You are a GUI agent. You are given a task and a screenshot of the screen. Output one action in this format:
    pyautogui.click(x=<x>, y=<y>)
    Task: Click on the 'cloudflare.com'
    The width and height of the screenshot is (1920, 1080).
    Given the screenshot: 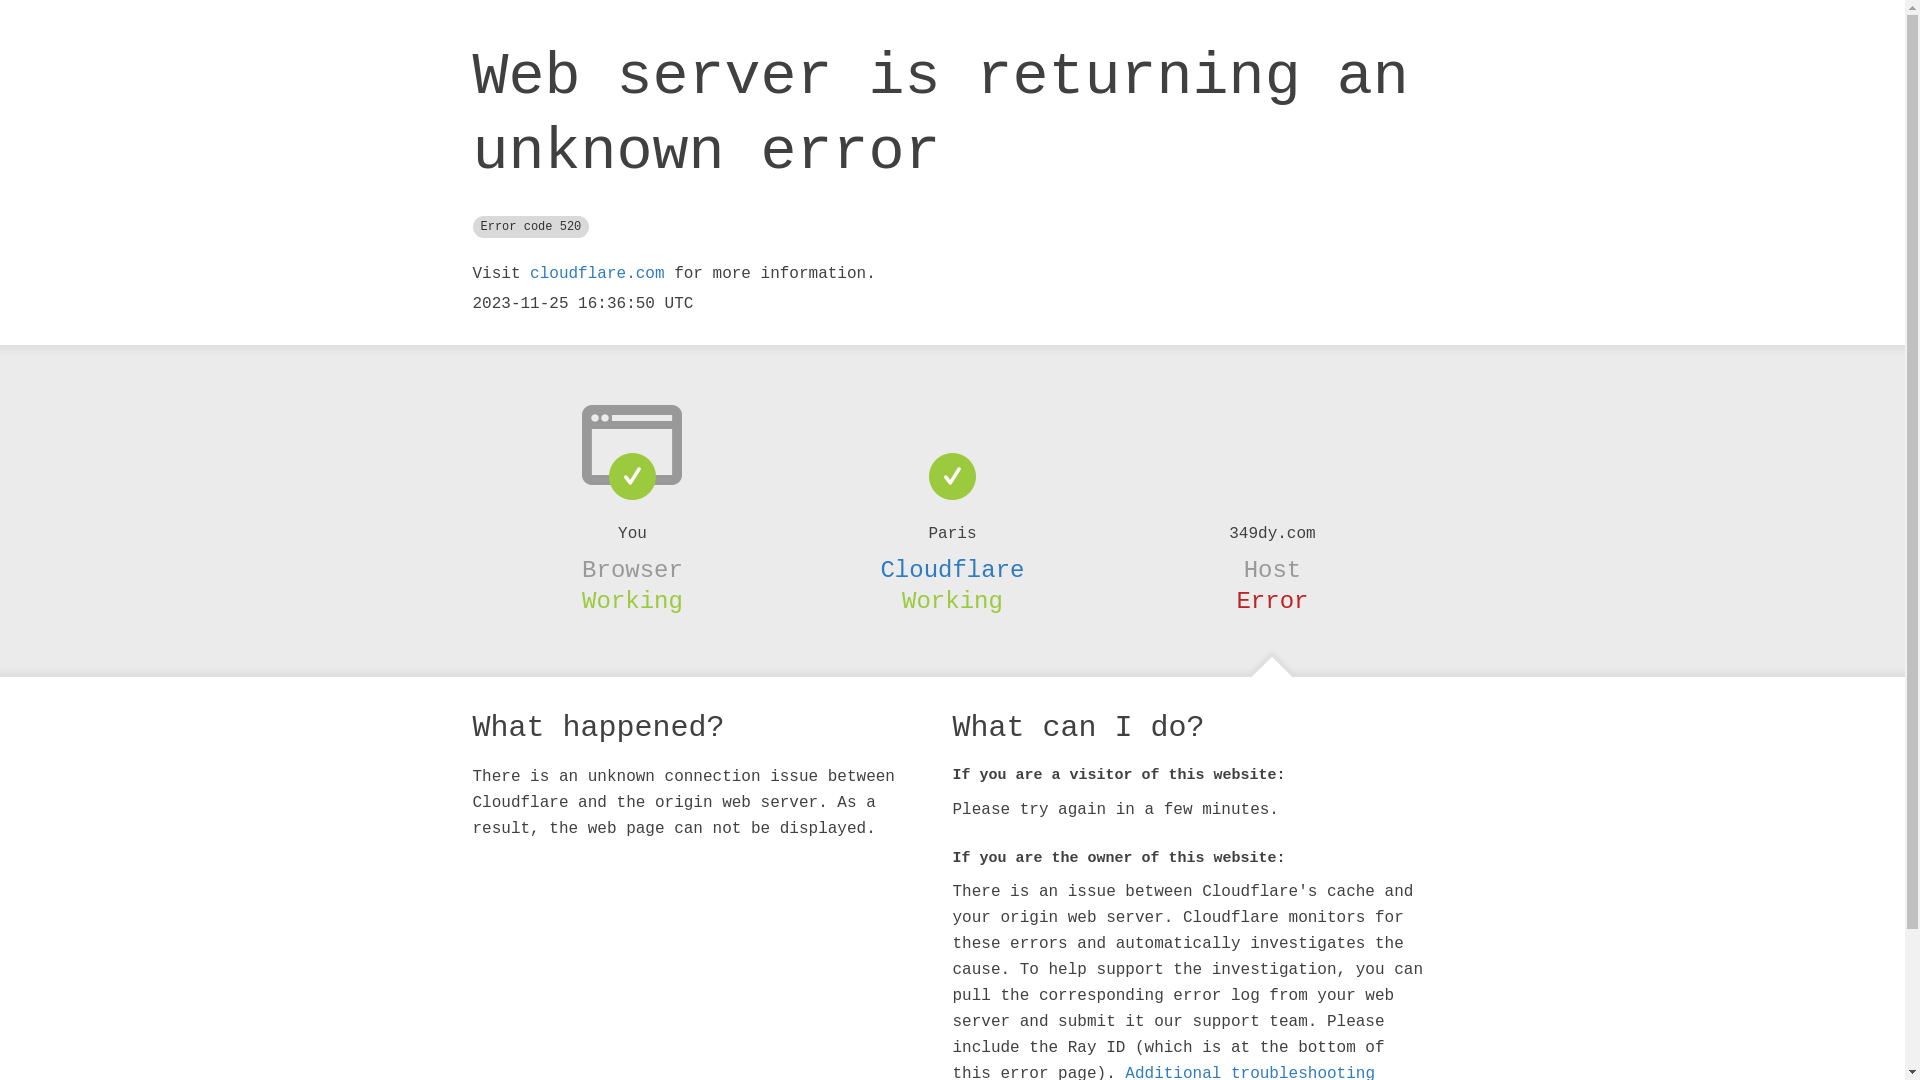 What is the action you would take?
    pyautogui.click(x=595, y=273)
    